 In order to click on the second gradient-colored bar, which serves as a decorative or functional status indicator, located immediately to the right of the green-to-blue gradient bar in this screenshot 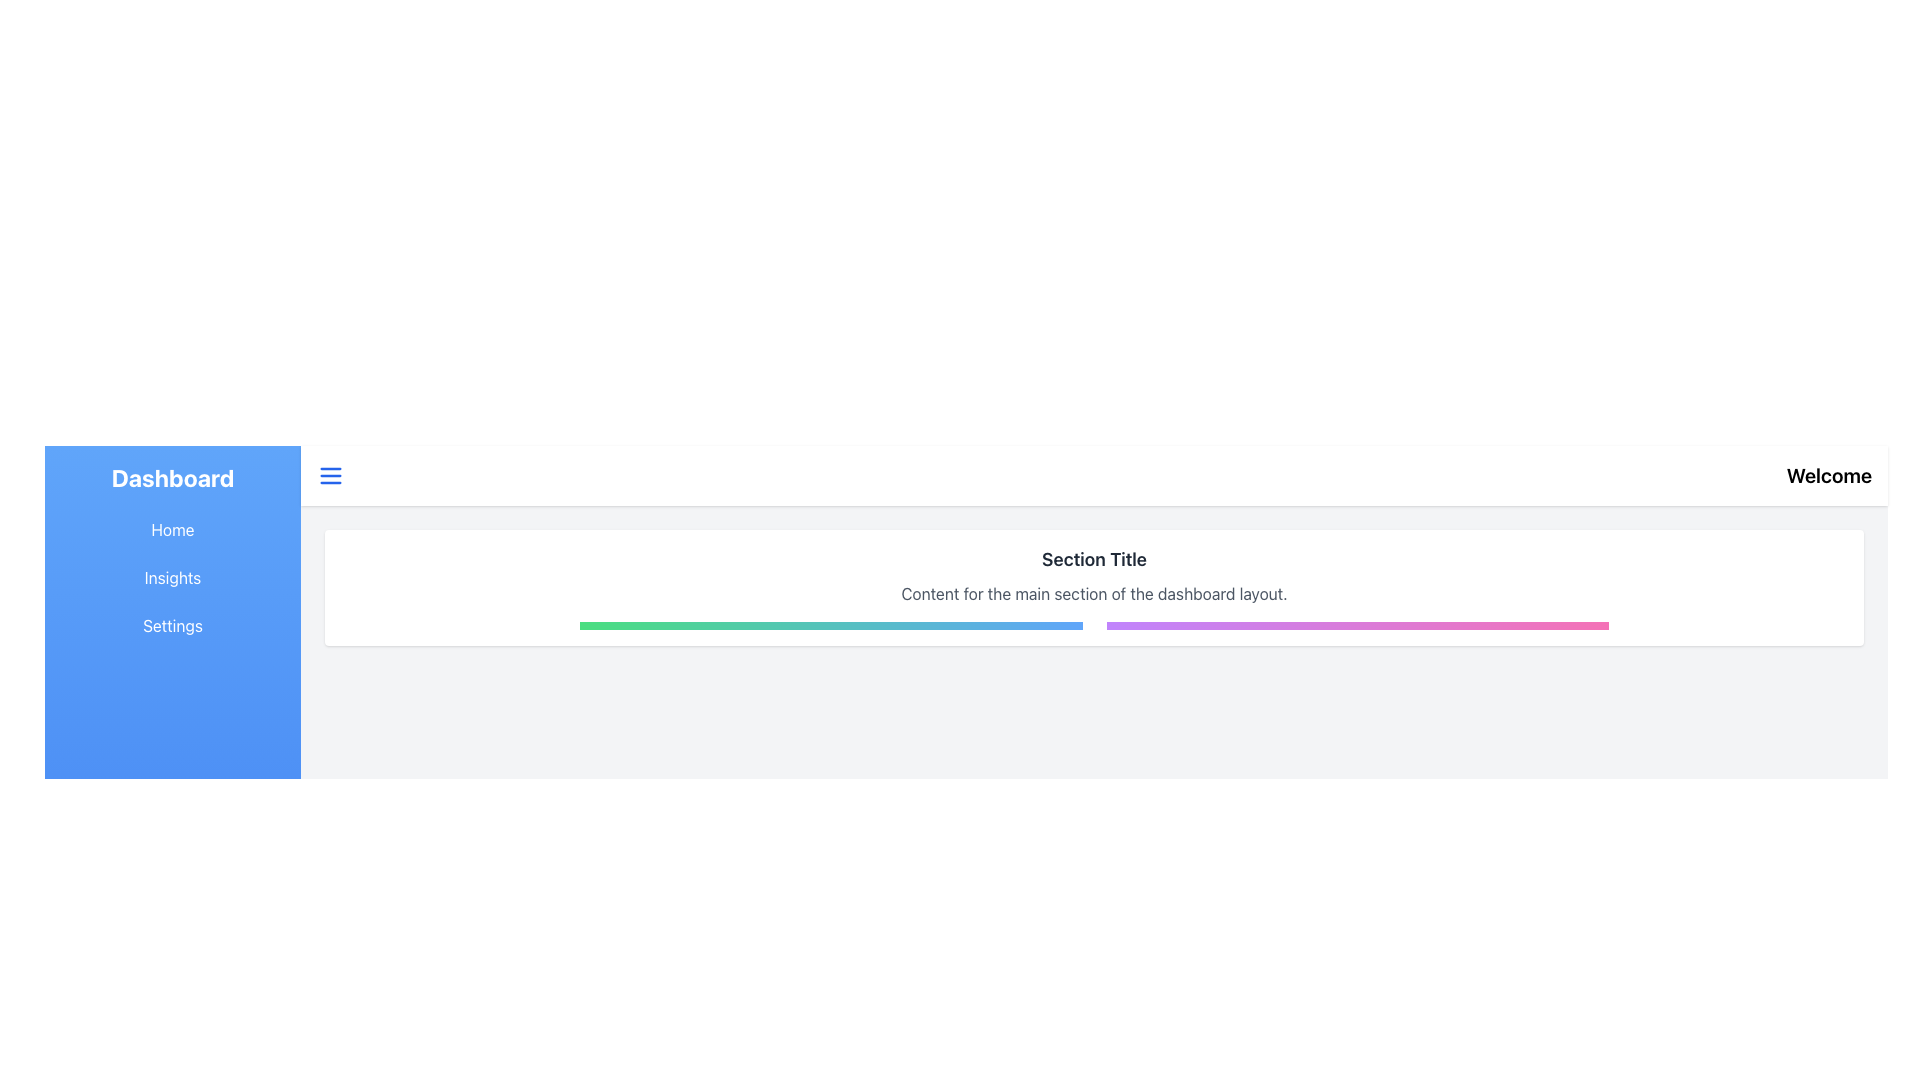, I will do `click(1357, 624)`.